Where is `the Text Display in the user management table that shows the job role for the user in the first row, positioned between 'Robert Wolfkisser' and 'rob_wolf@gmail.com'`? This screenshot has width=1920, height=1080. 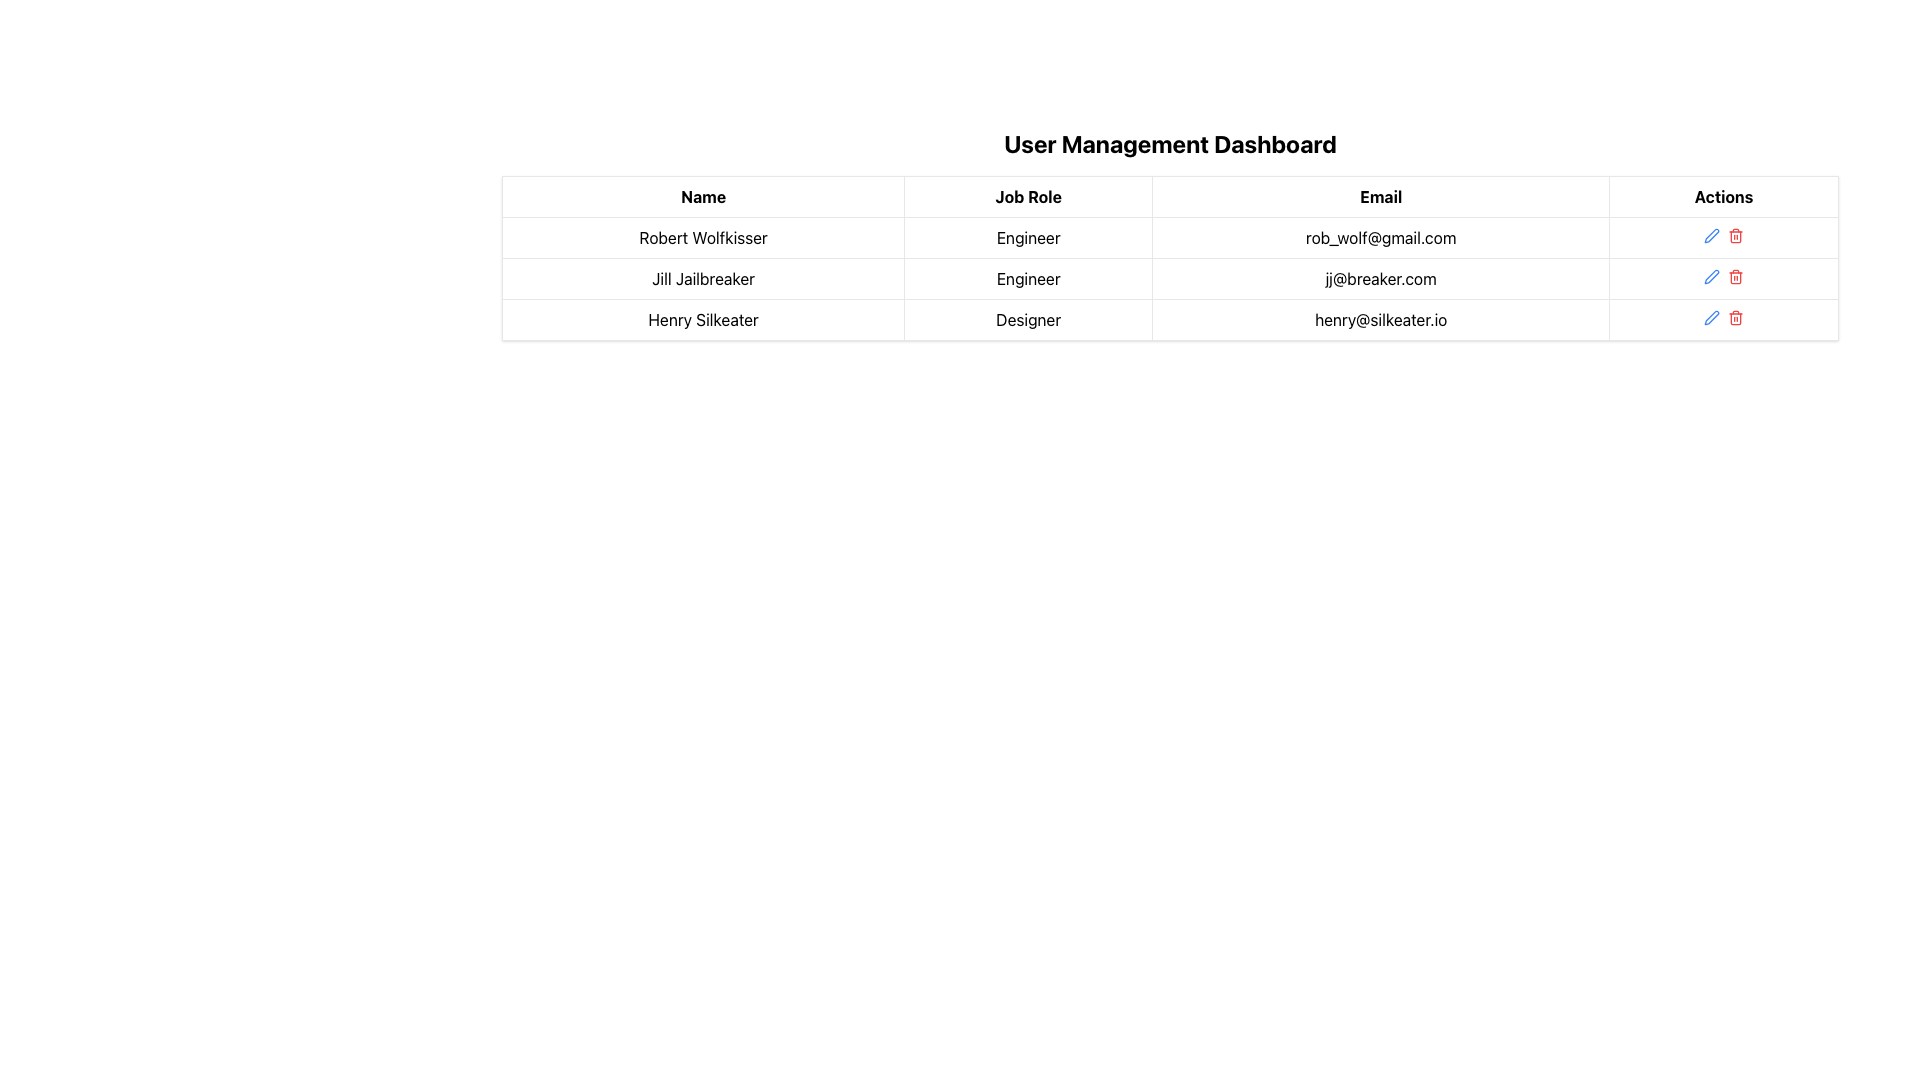 the Text Display in the user management table that shows the job role for the user in the first row, positioned between 'Robert Wolfkisser' and 'rob_wolf@gmail.com' is located at coordinates (1028, 237).